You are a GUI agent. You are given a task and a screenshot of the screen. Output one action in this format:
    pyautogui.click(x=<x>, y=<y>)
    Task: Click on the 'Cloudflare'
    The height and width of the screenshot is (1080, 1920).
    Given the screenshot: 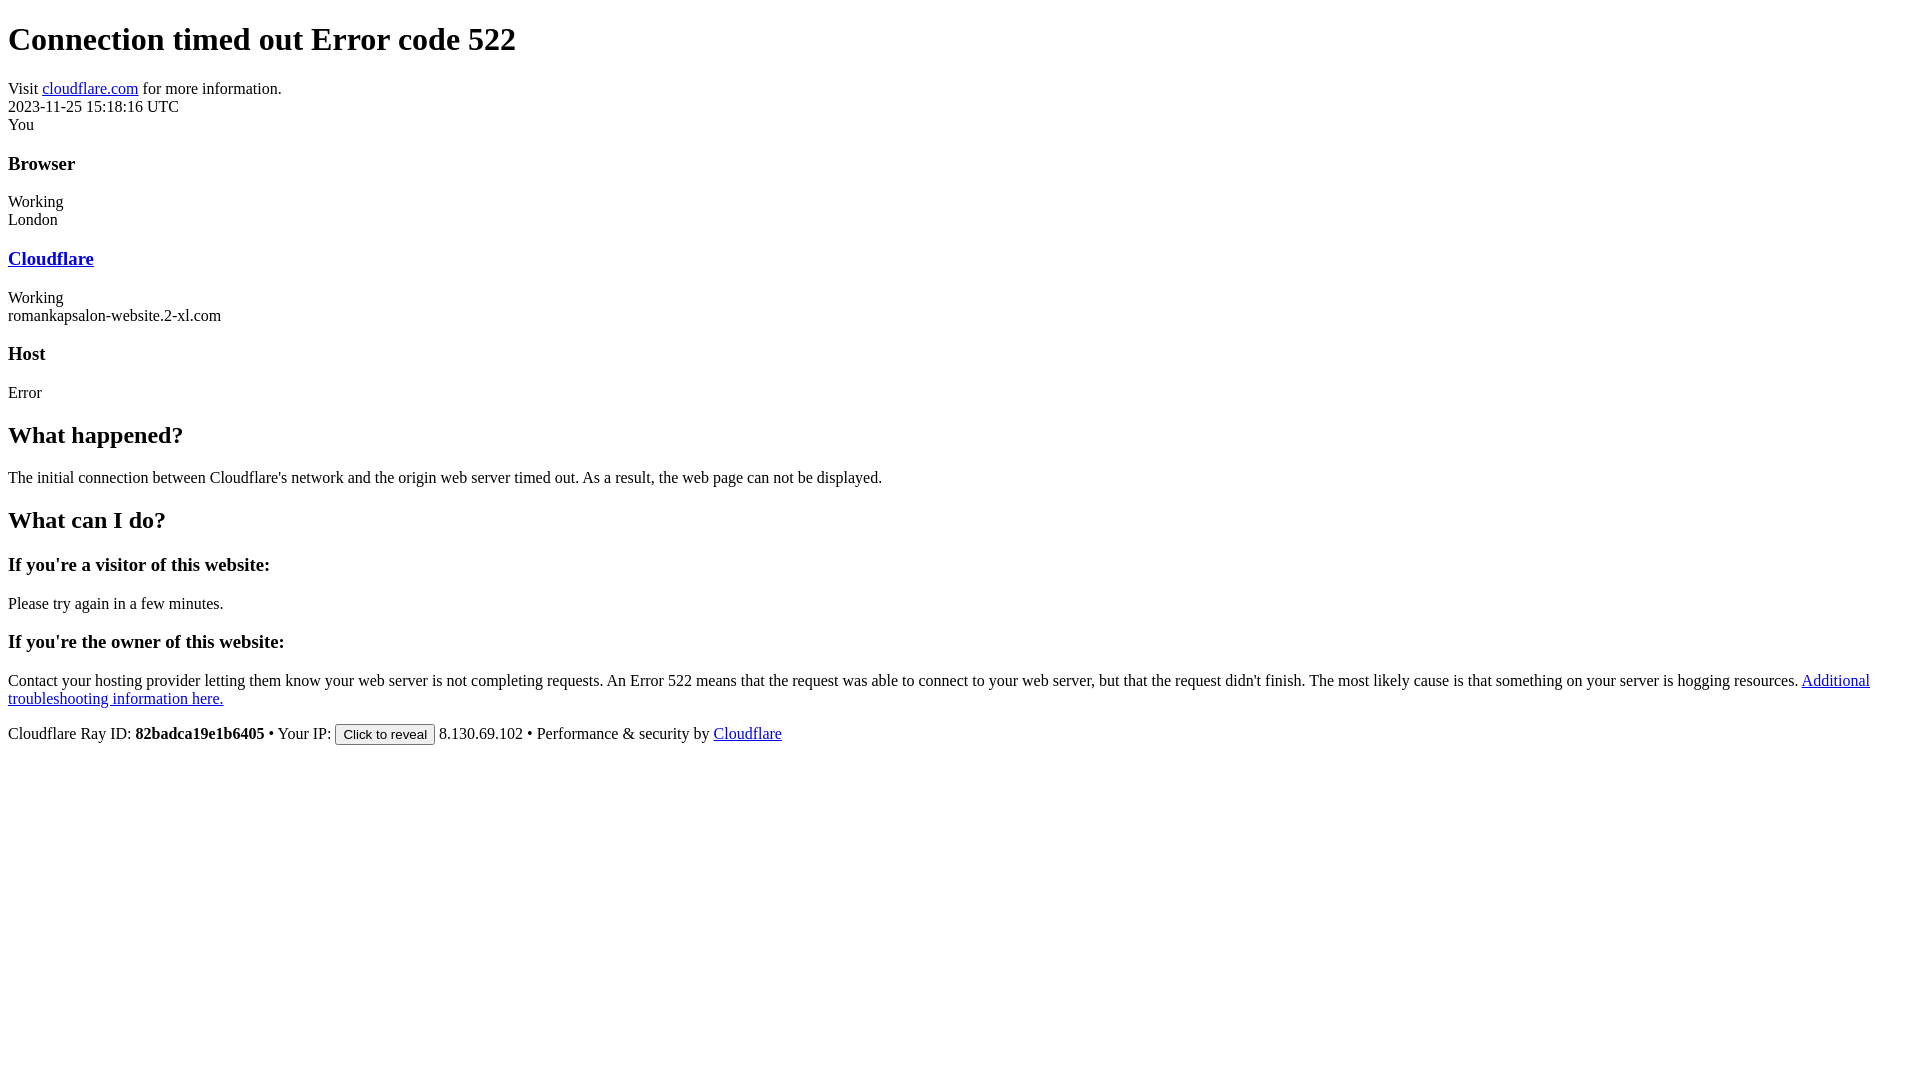 What is the action you would take?
    pyautogui.click(x=8, y=257)
    